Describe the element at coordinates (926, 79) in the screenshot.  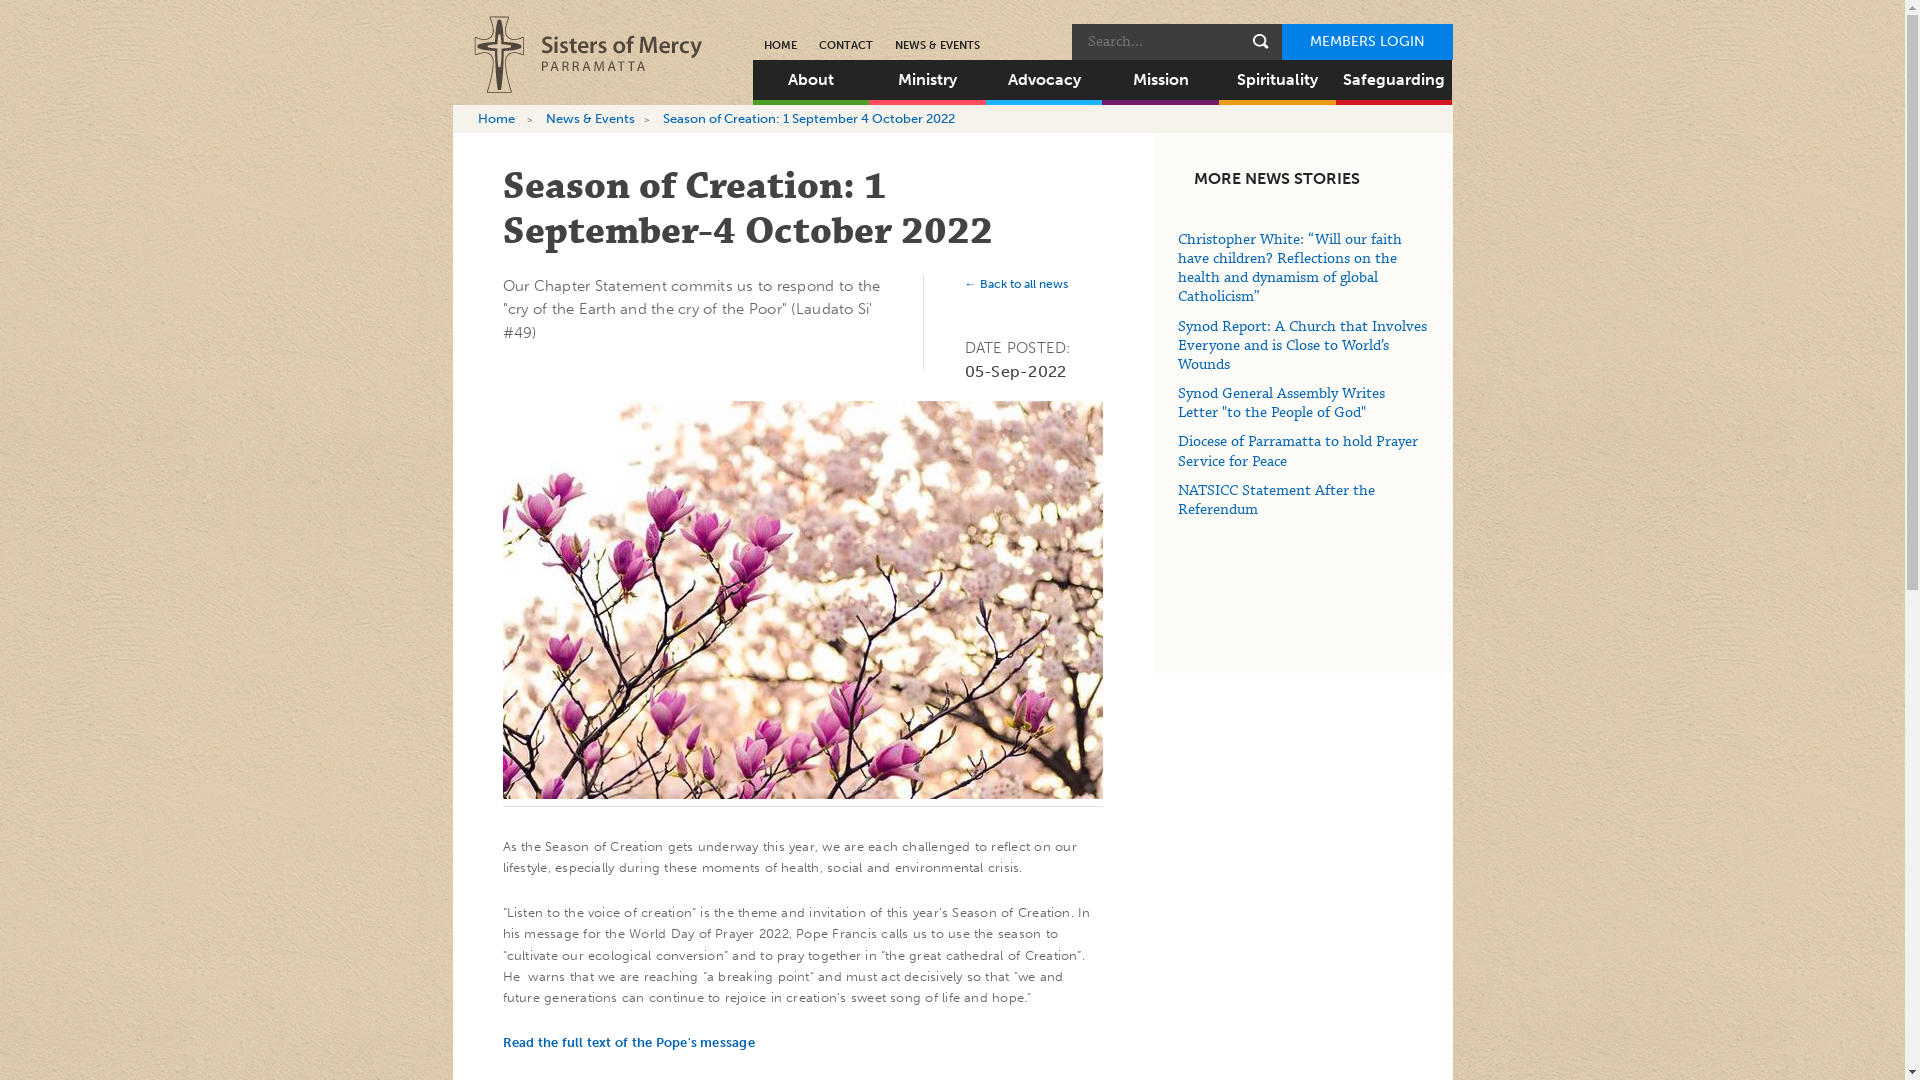
I see `'Ministry'` at that location.